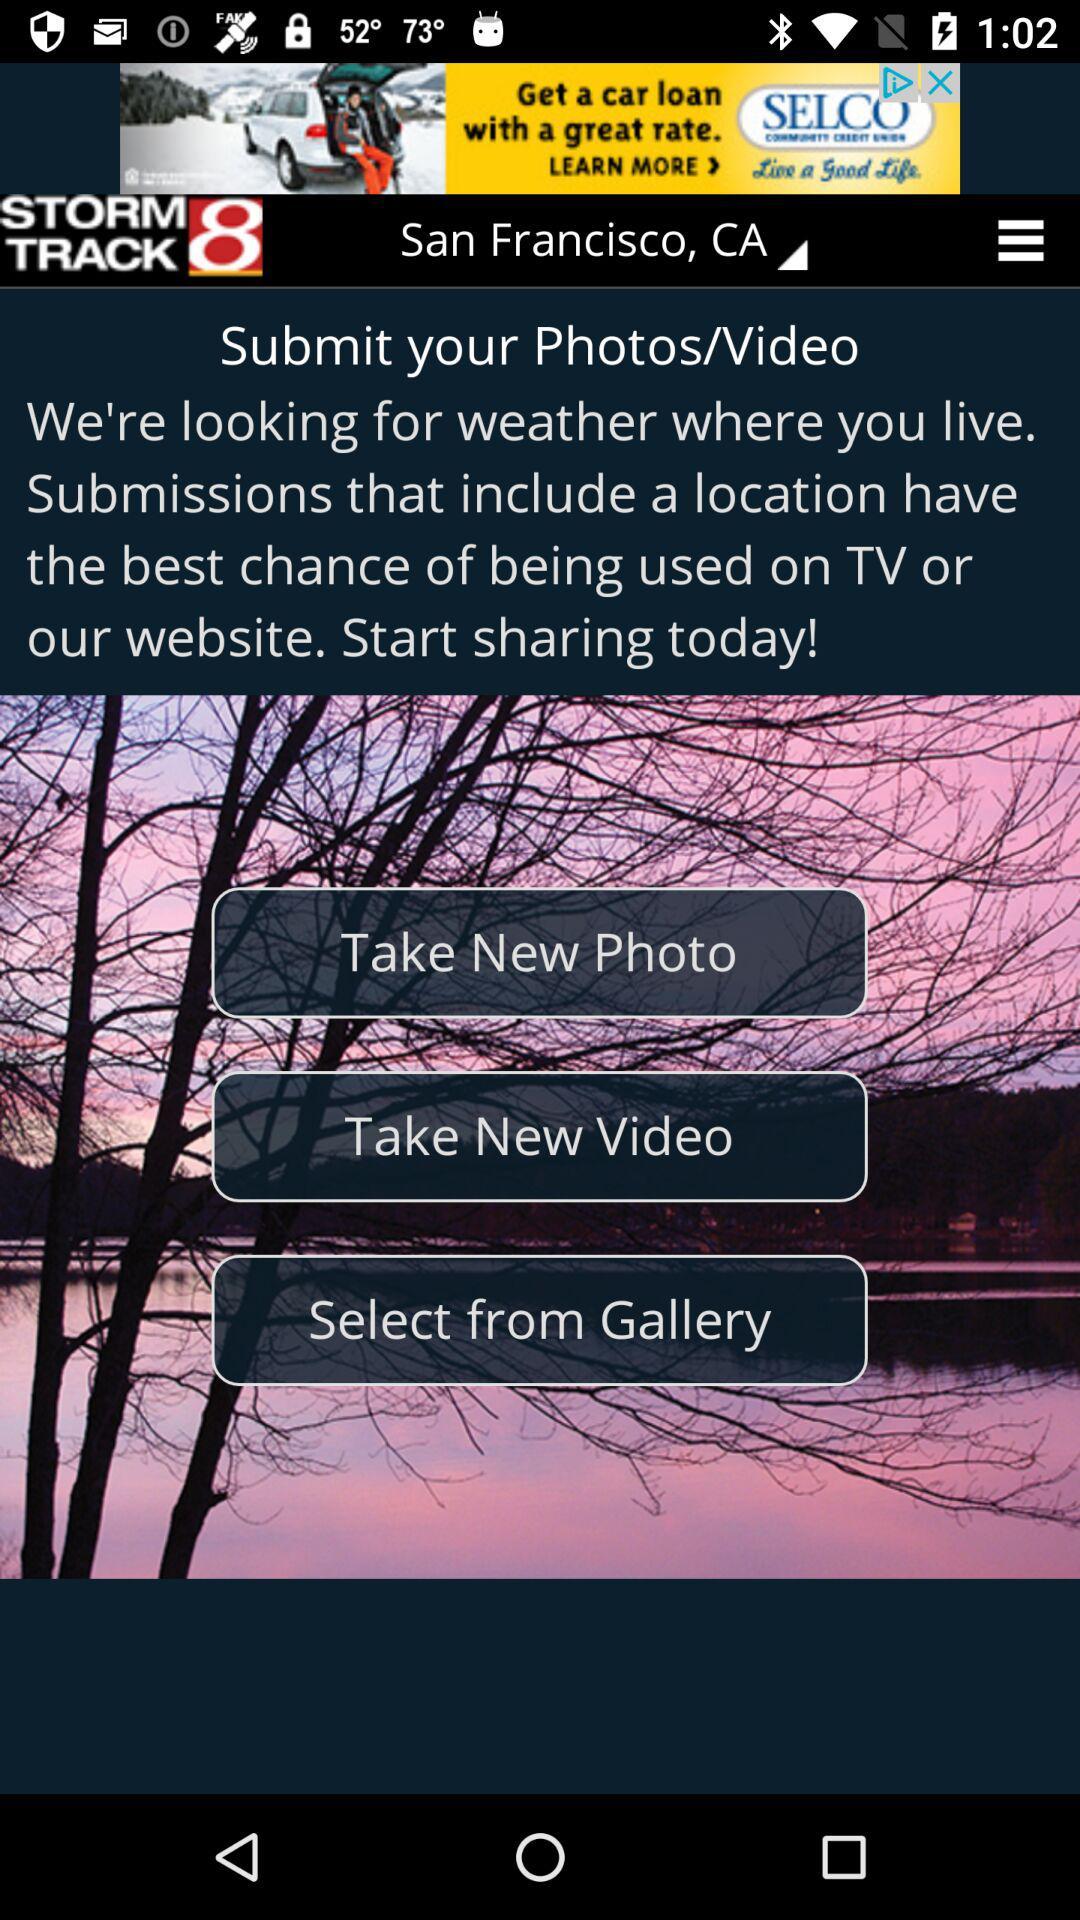 The width and height of the screenshot is (1080, 1920). I want to click on the icon at the top left corner, so click(131, 240).